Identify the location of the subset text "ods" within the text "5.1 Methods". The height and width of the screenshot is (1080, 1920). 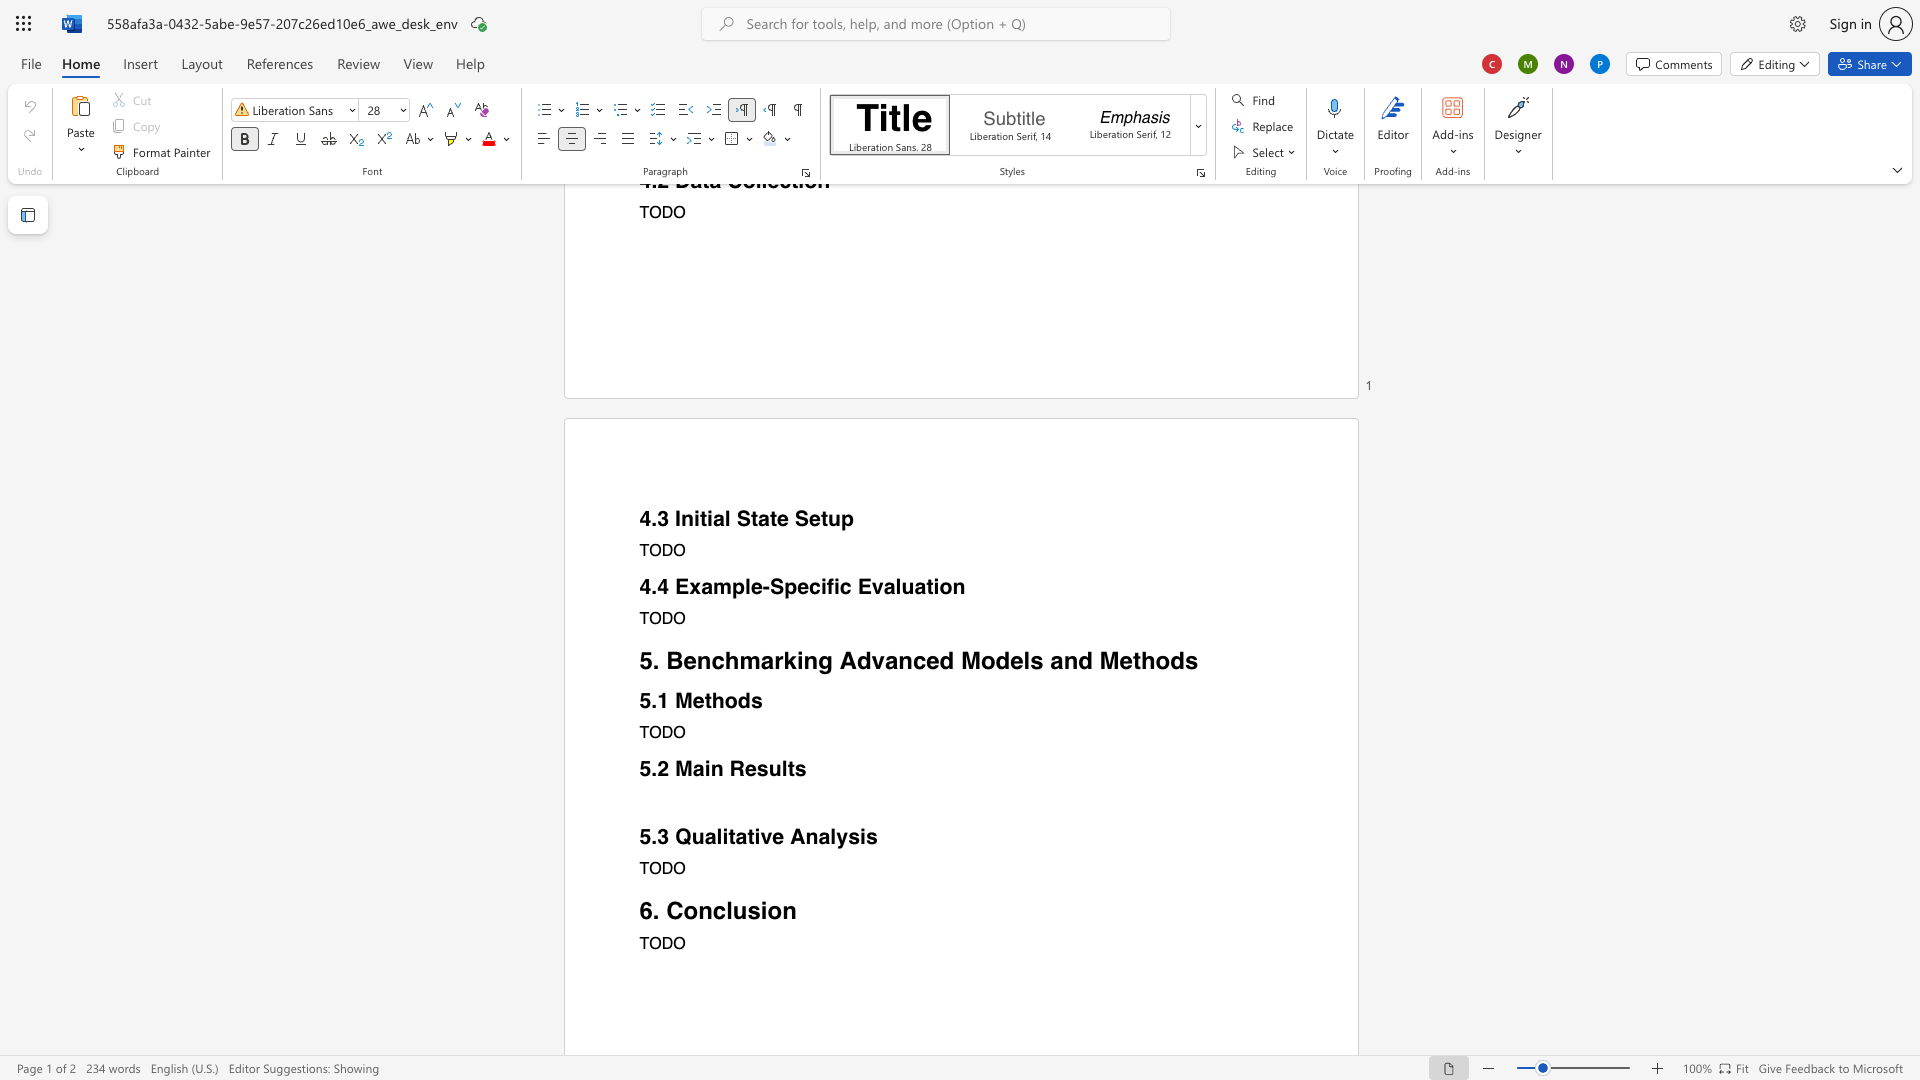
(723, 700).